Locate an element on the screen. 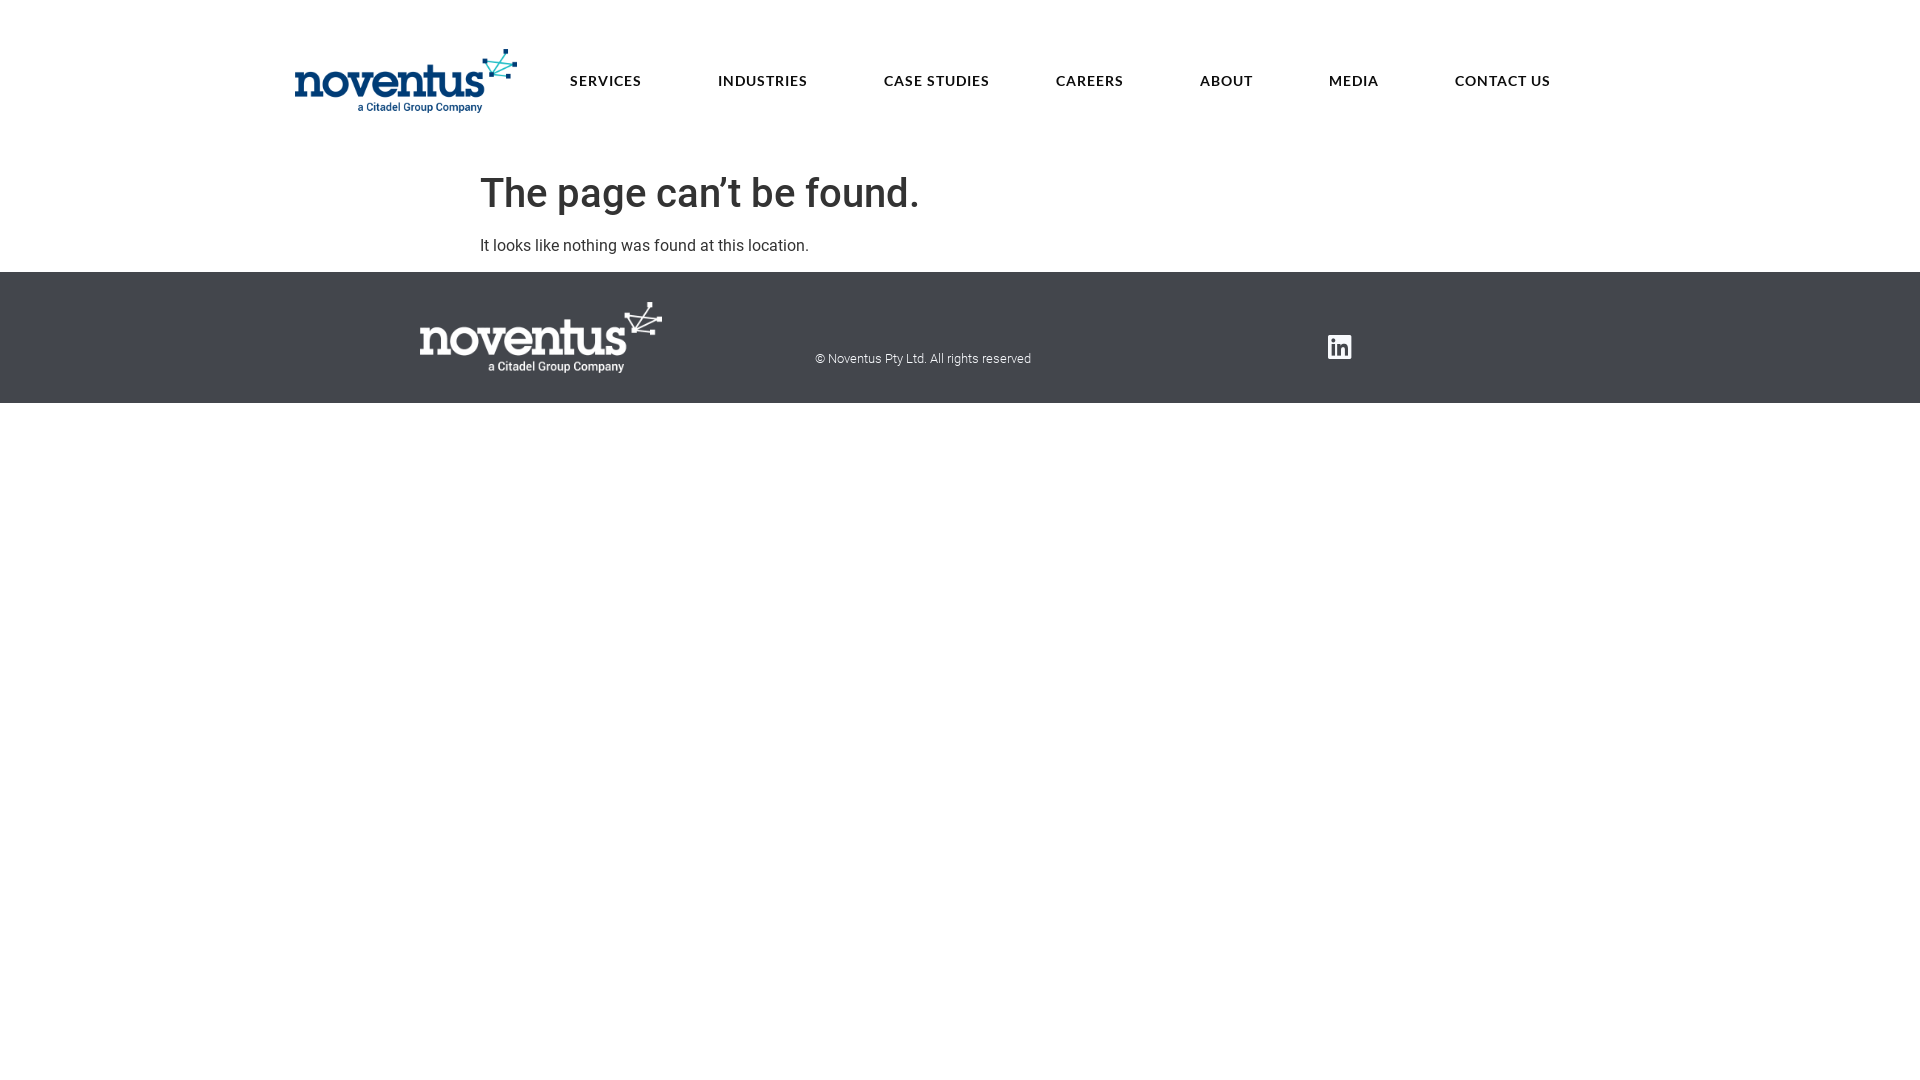 This screenshot has width=1920, height=1080. 'SERVICES' is located at coordinates (609, 80).